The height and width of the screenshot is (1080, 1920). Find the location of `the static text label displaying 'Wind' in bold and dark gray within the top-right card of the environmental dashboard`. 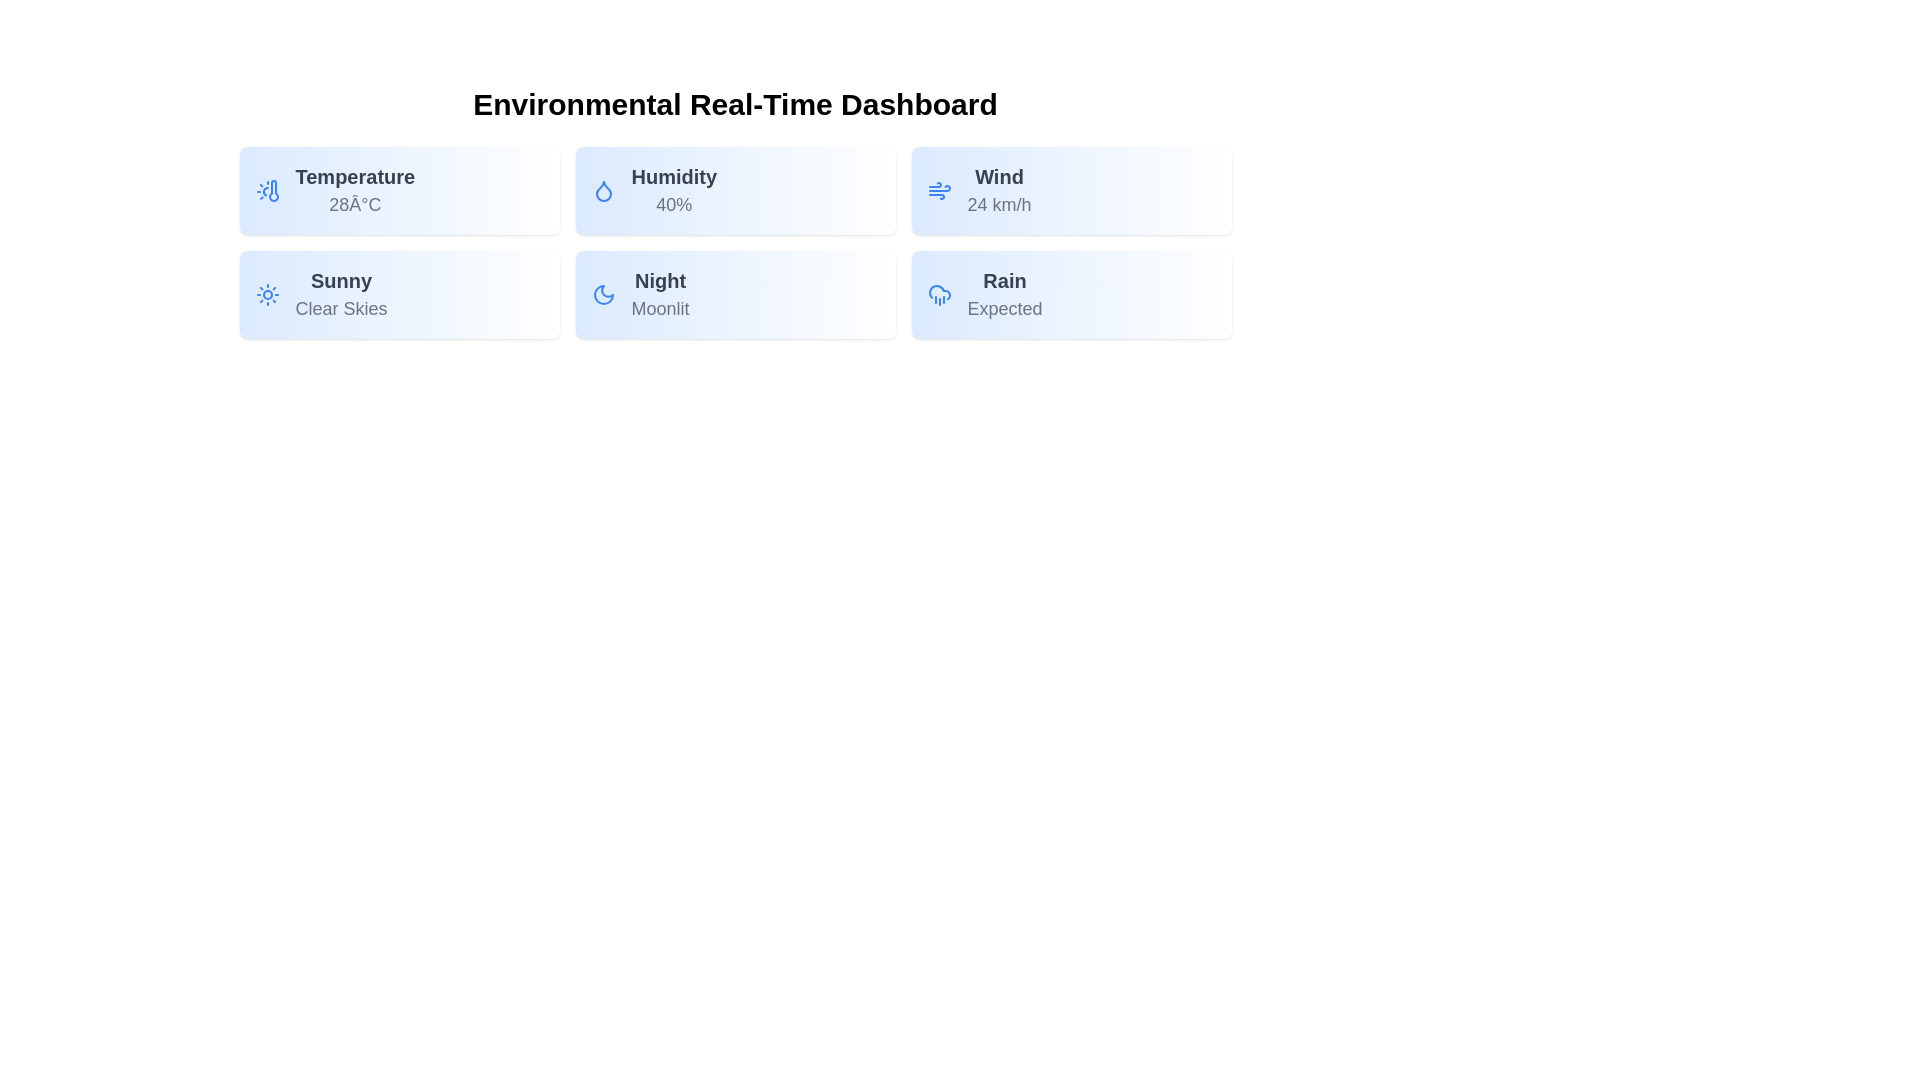

the static text label displaying 'Wind' in bold and dark gray within the top-right card of the environmental dashboard is located at coordinates (999, 176).